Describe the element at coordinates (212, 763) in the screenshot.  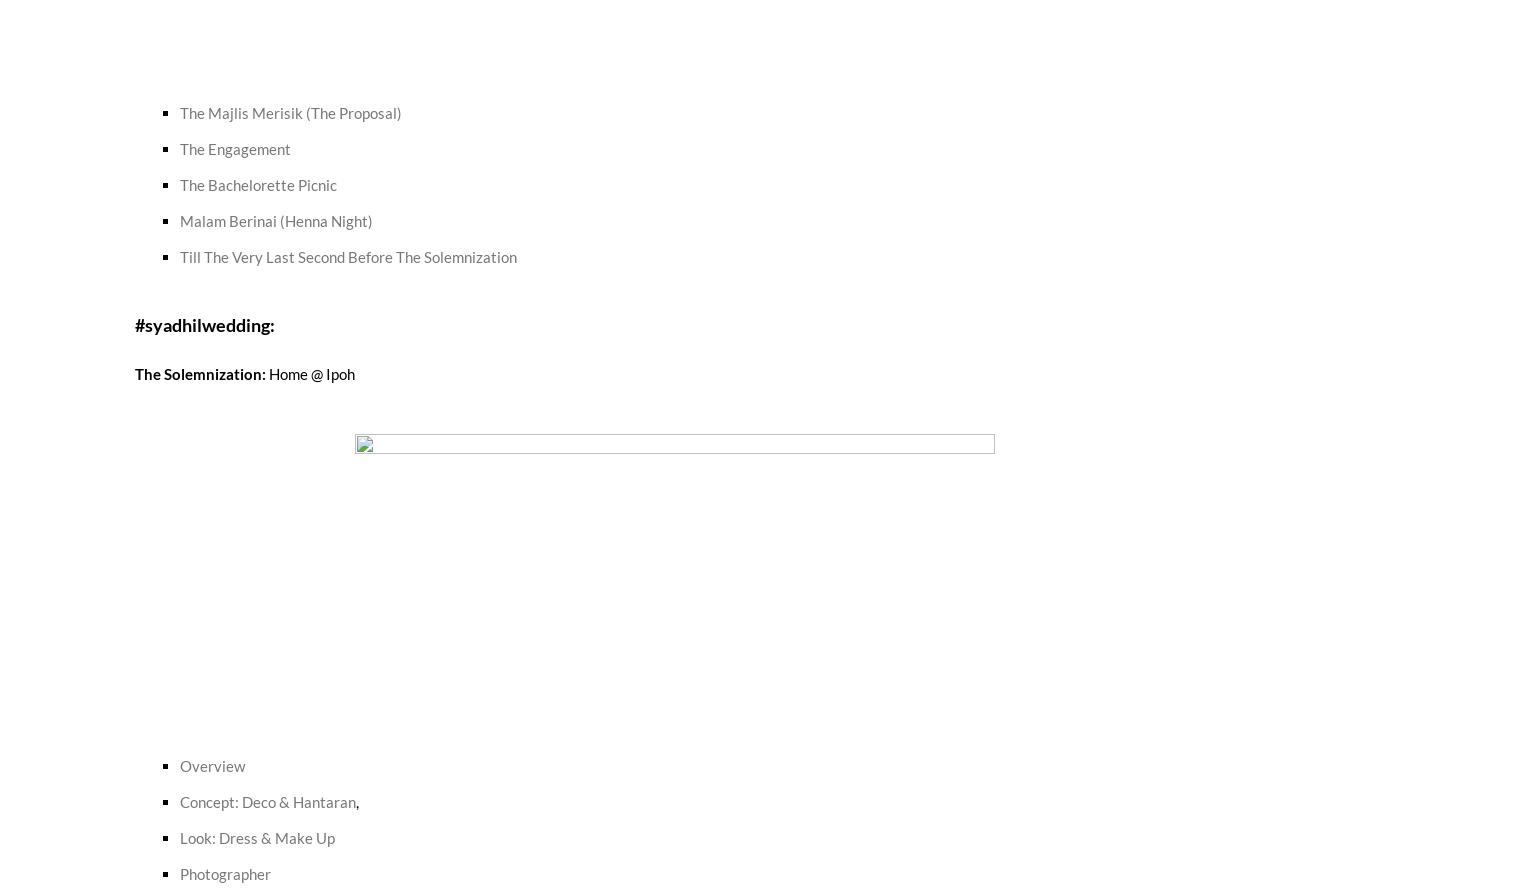
I see `'Overview'` at that location.